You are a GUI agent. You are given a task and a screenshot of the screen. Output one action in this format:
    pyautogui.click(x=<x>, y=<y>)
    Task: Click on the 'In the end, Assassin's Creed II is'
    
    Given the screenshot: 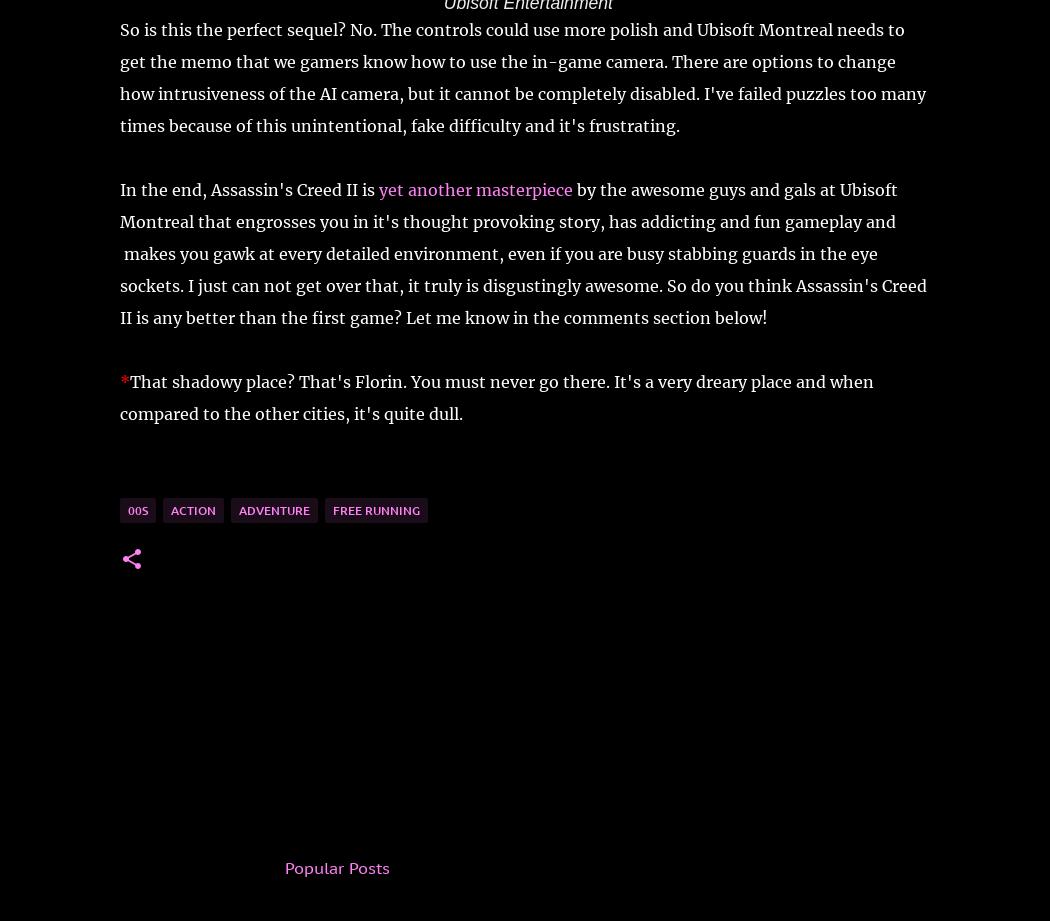 What is the action you would take?
    pyautogui.click(x=249, y=187)
    